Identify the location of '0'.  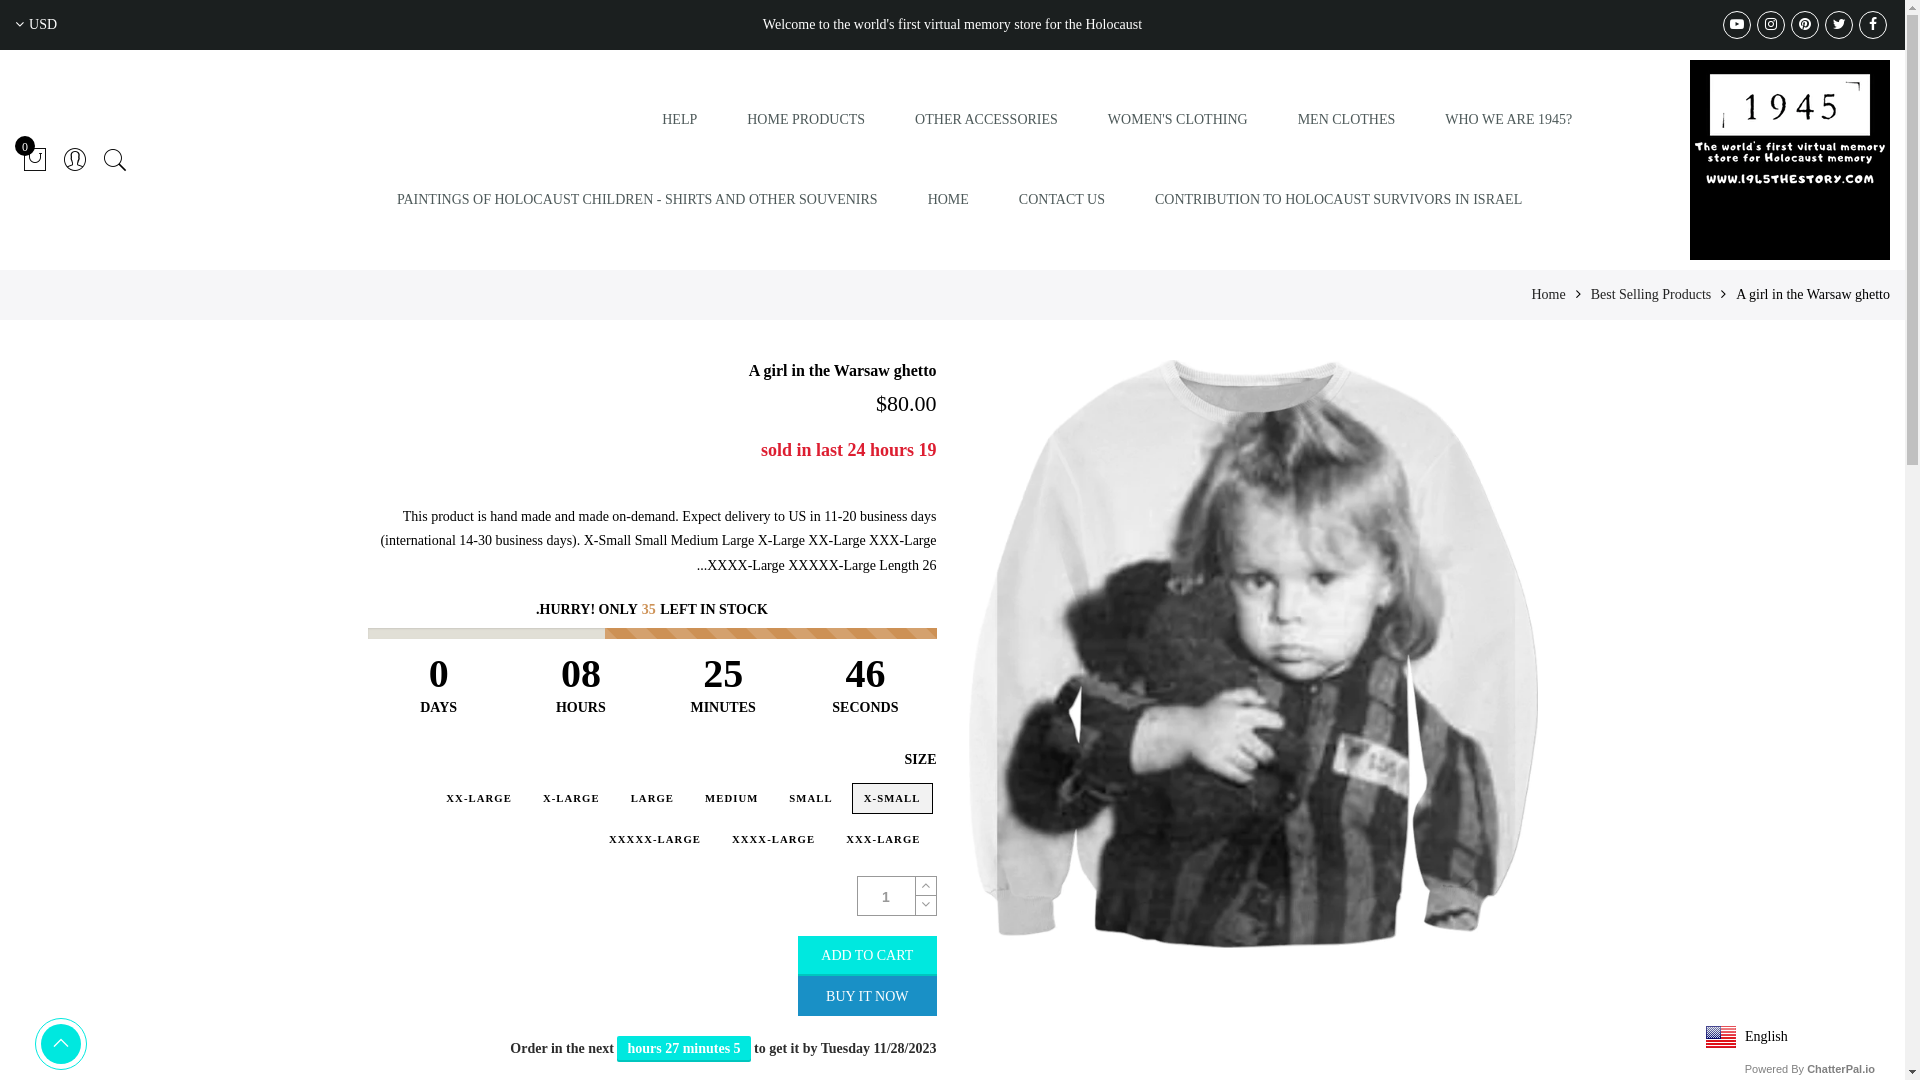
(34, 159).